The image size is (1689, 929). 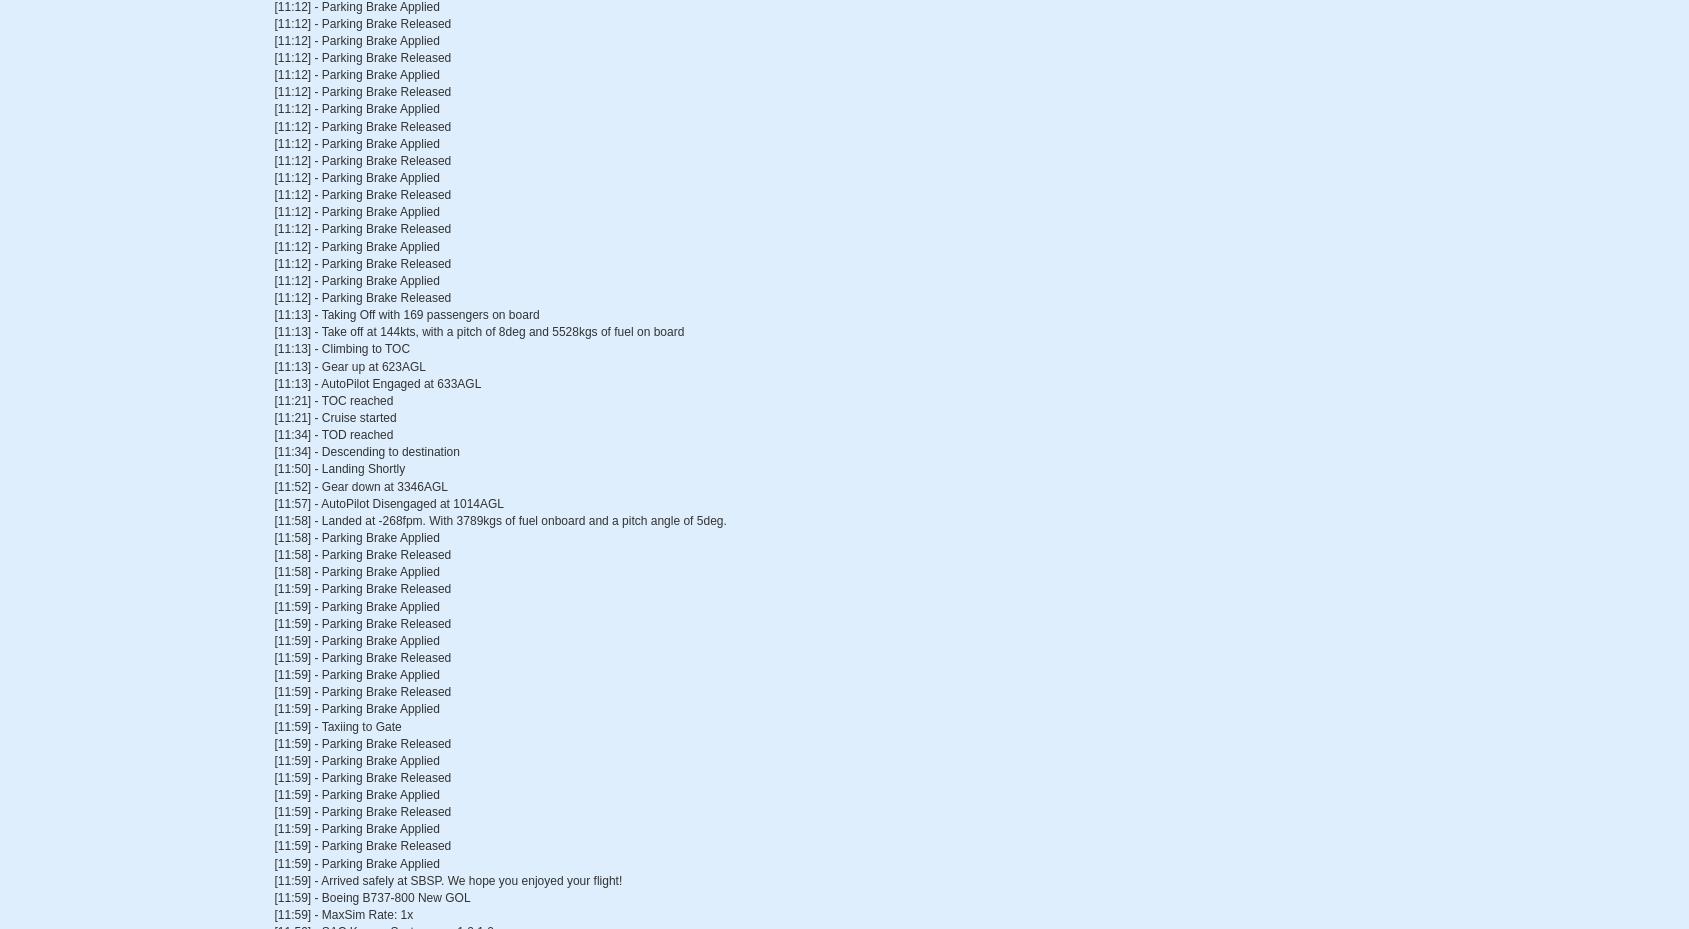 I want to click on '[11:59] - Taxiing to Gate', so click(x=337, y=726).